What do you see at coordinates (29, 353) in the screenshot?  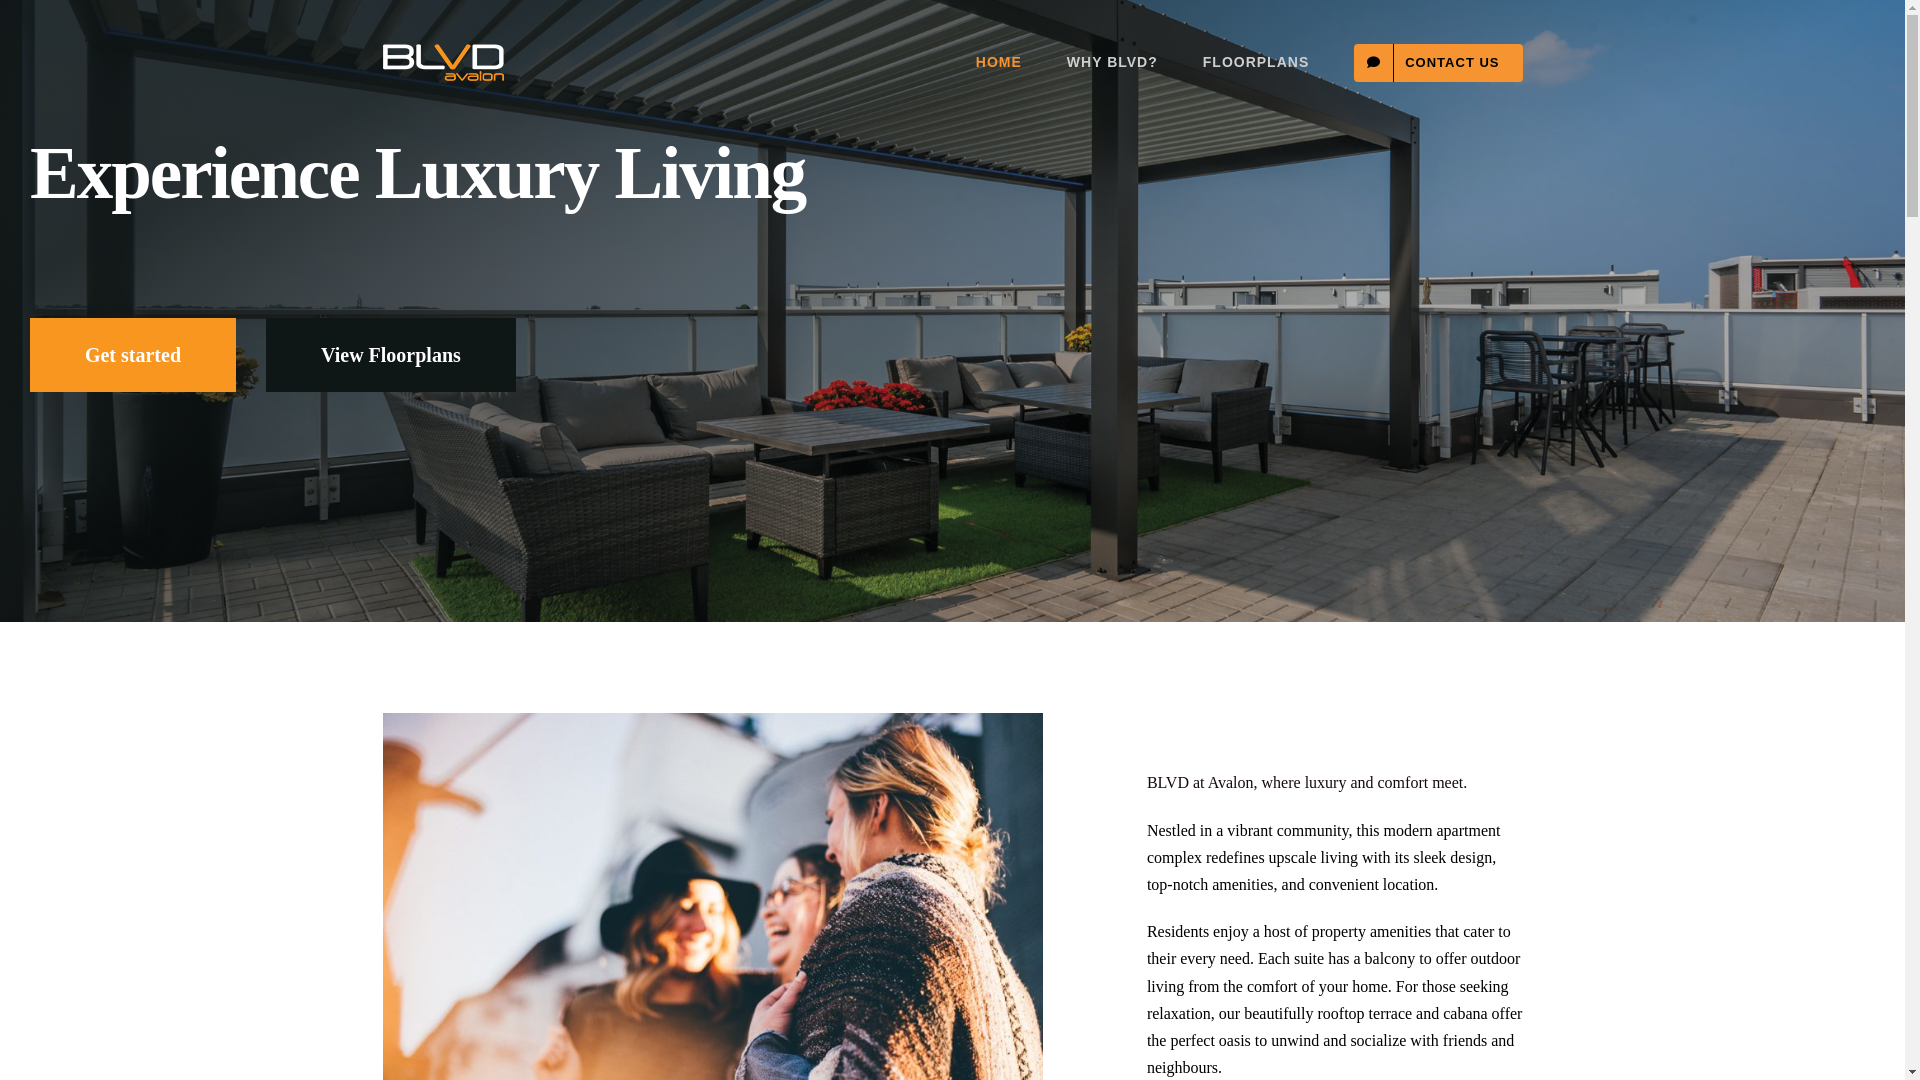 I see `'Get started'` at bounding box center [29, 353].